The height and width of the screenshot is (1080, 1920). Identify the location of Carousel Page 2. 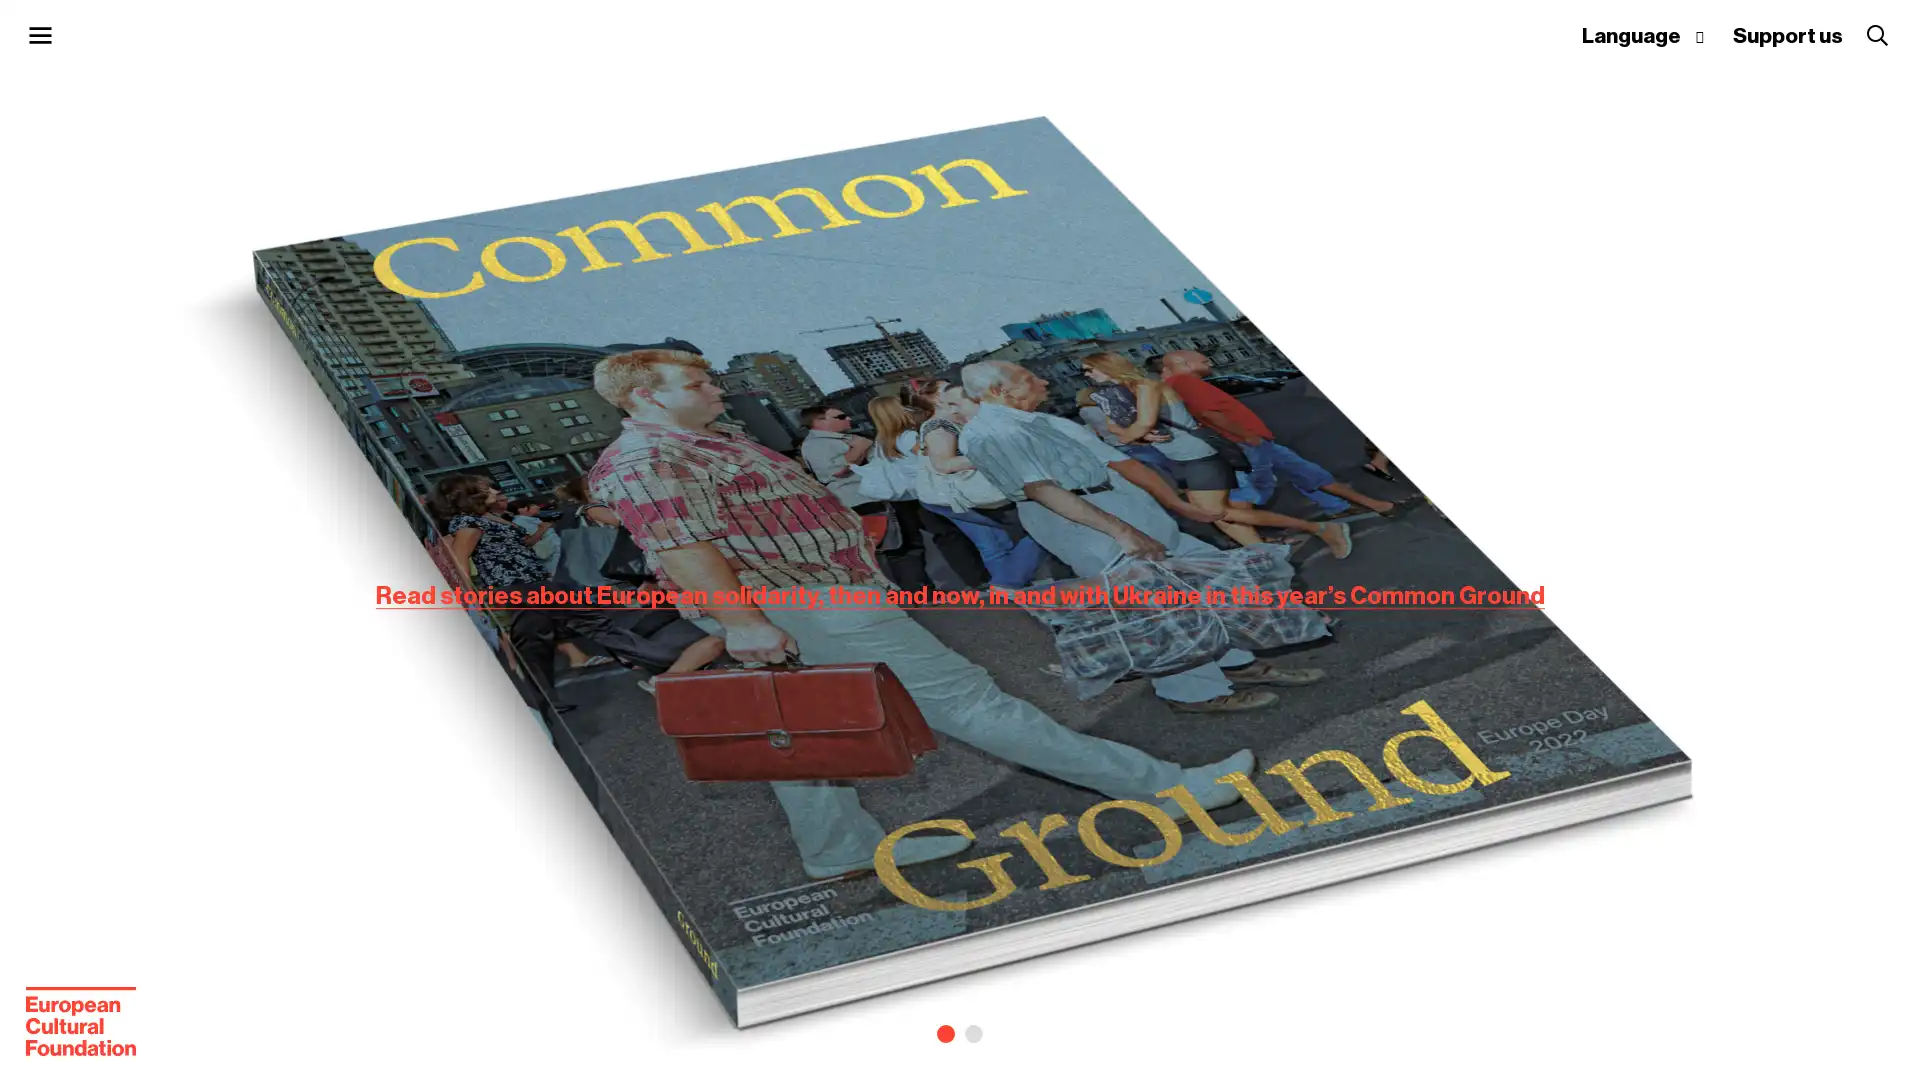
(974, 1033).